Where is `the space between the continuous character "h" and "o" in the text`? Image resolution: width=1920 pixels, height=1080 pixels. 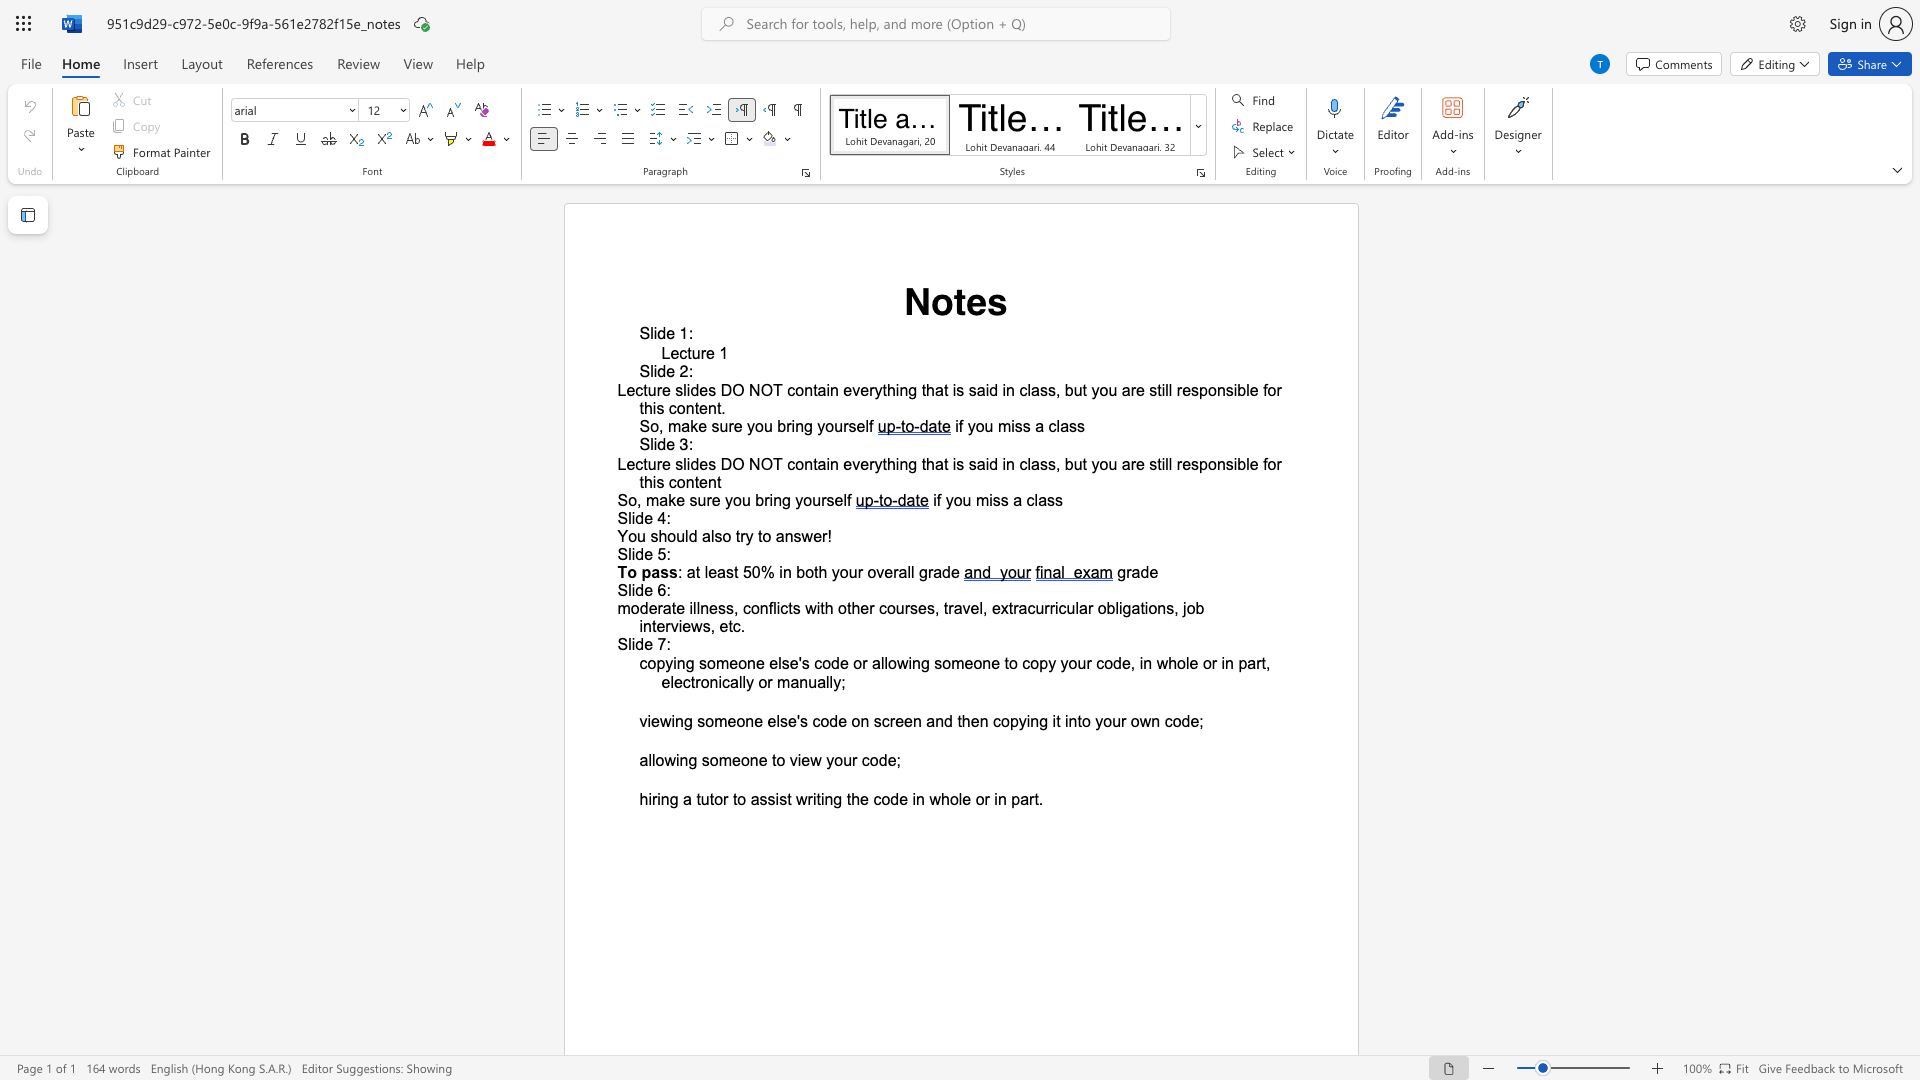 the space between the continuous character "h" and "o" in the text is located at coordinates (948, 798).